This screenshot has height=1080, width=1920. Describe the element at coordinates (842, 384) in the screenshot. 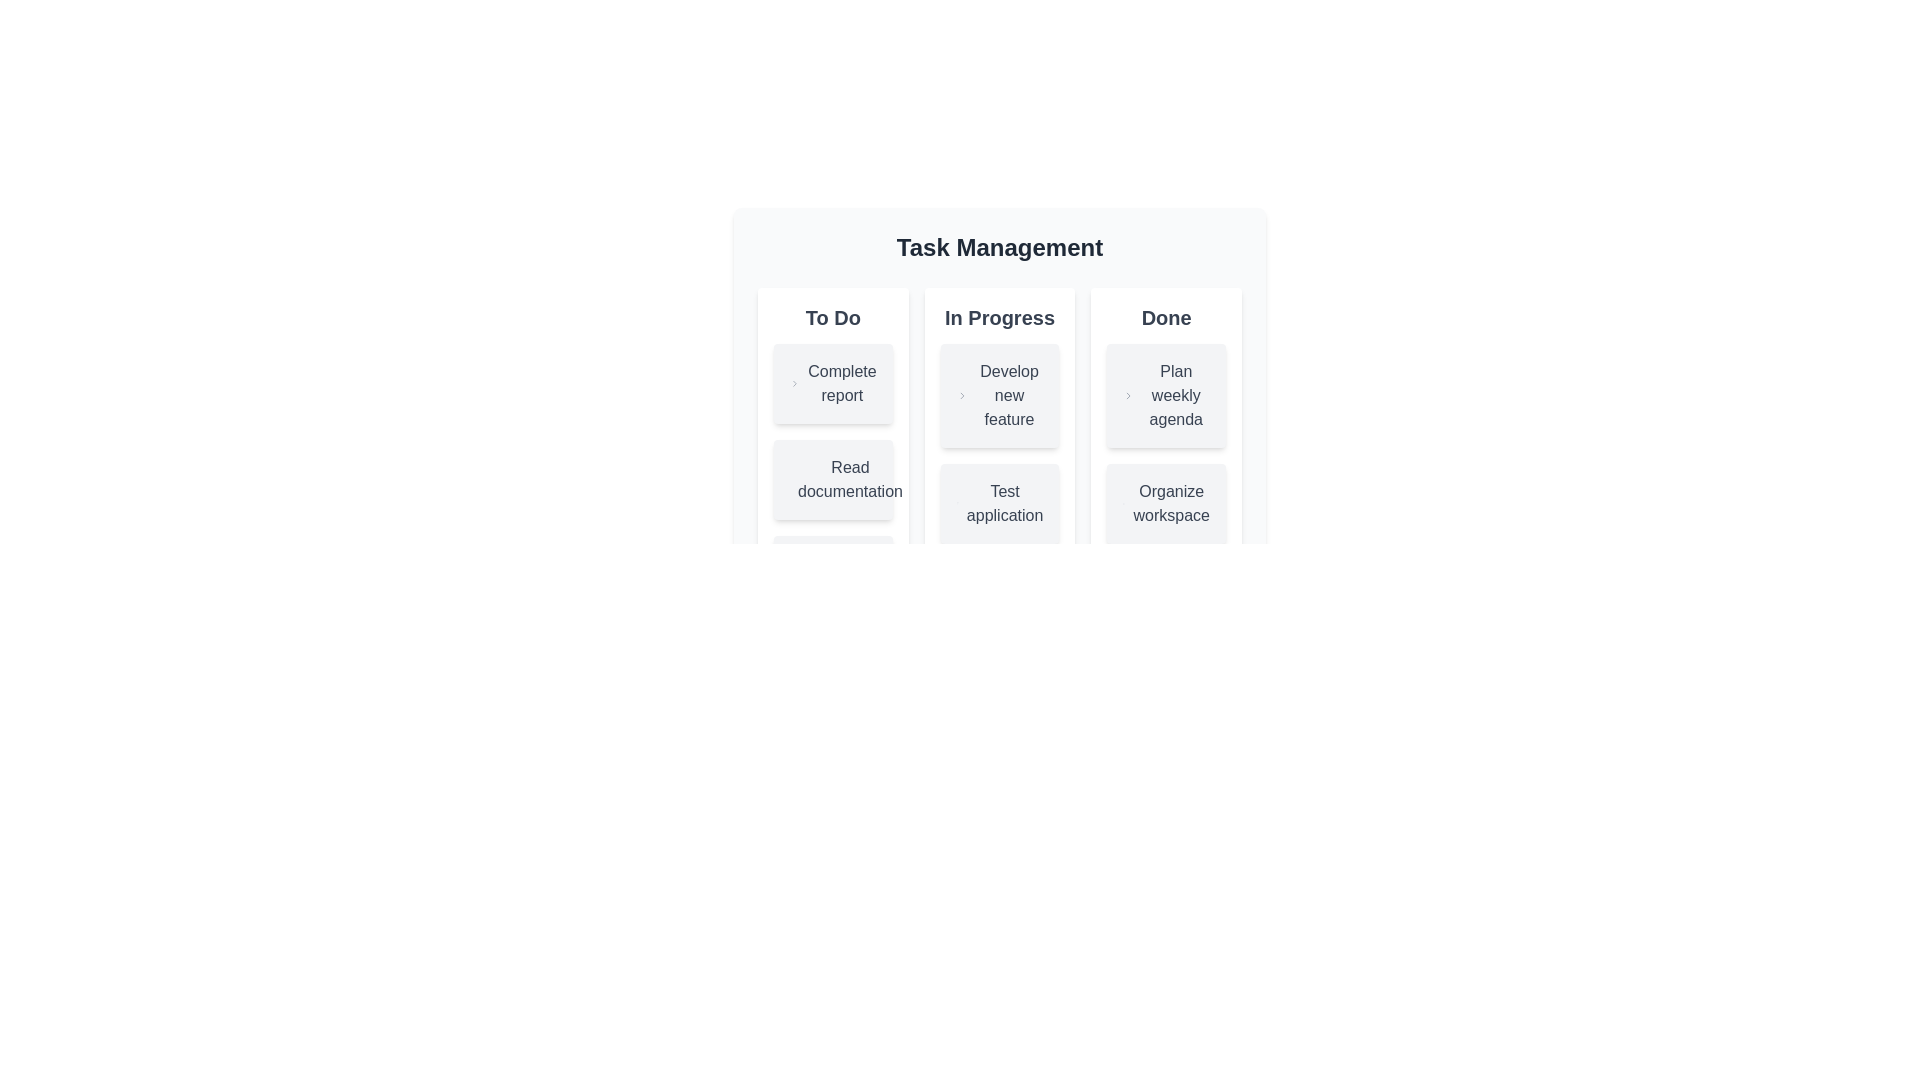

I see `the text element labeled 'Complete report'` at that location.